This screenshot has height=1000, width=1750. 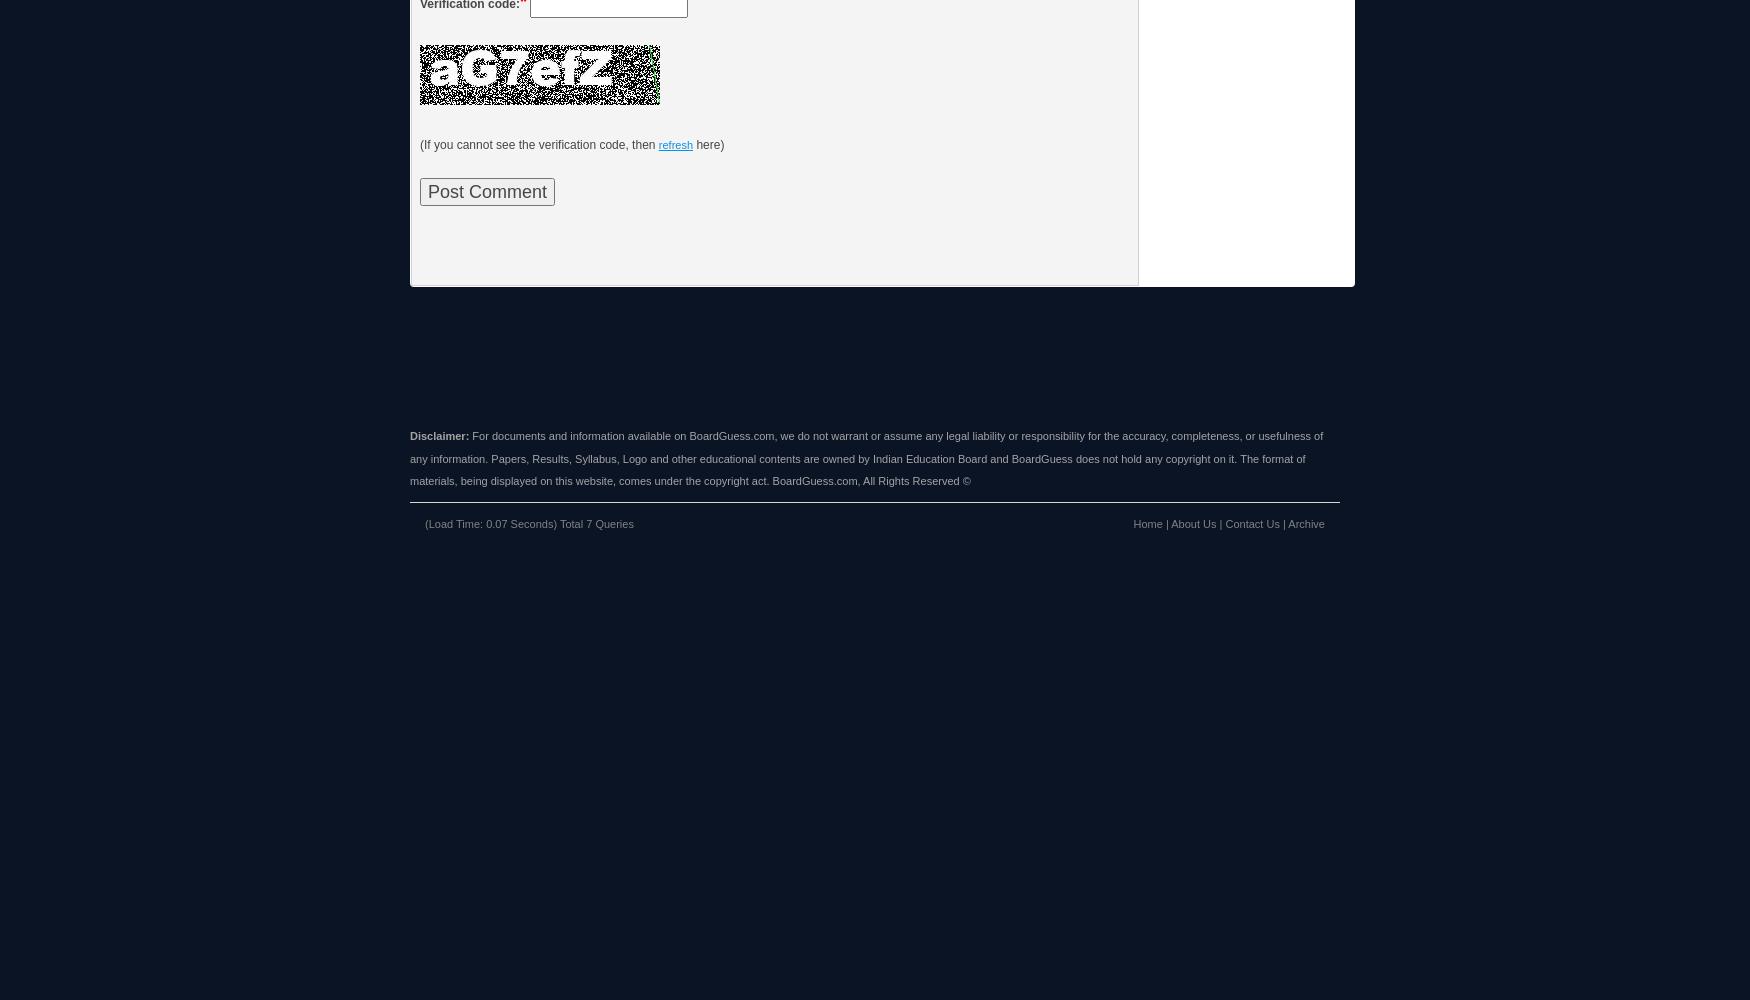 I want to click on 'here)', so click(x=708, y=144).